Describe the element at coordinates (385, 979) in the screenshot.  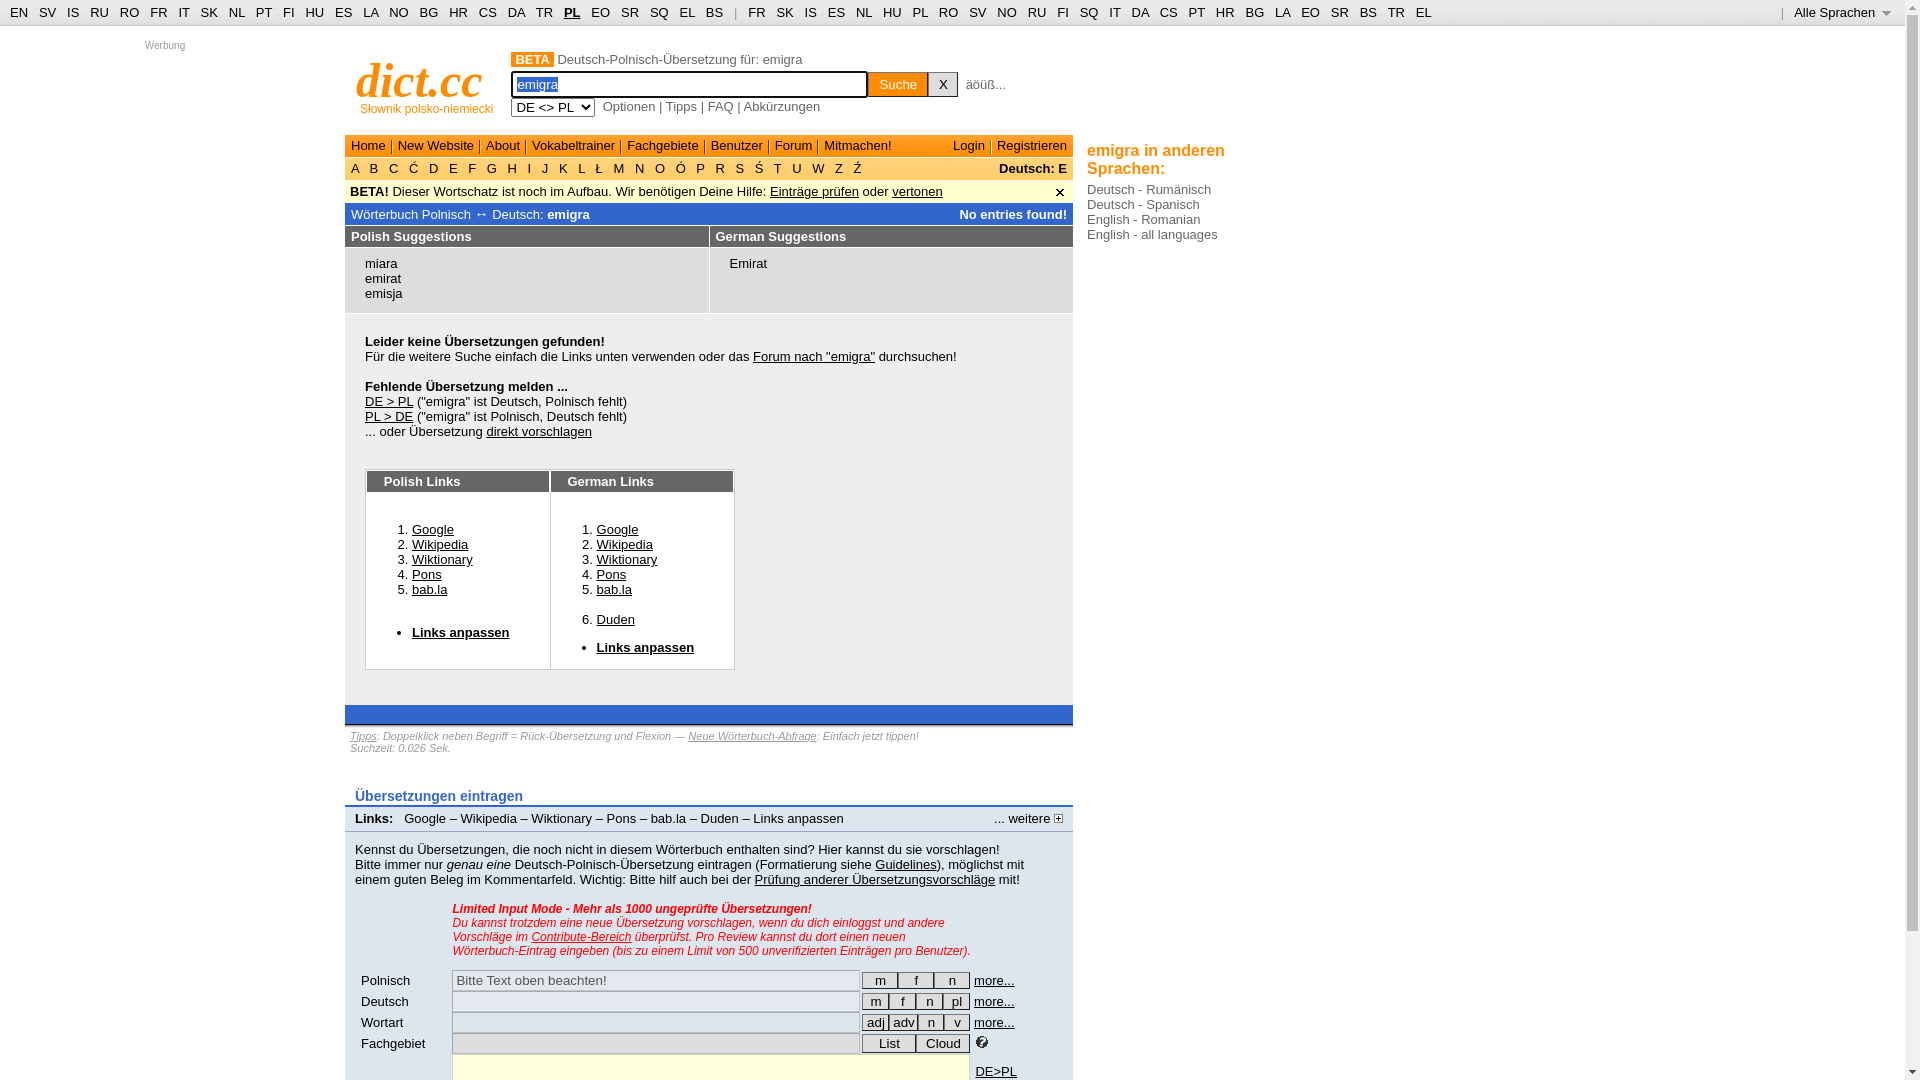
I see `'Polnisch'` at that location.